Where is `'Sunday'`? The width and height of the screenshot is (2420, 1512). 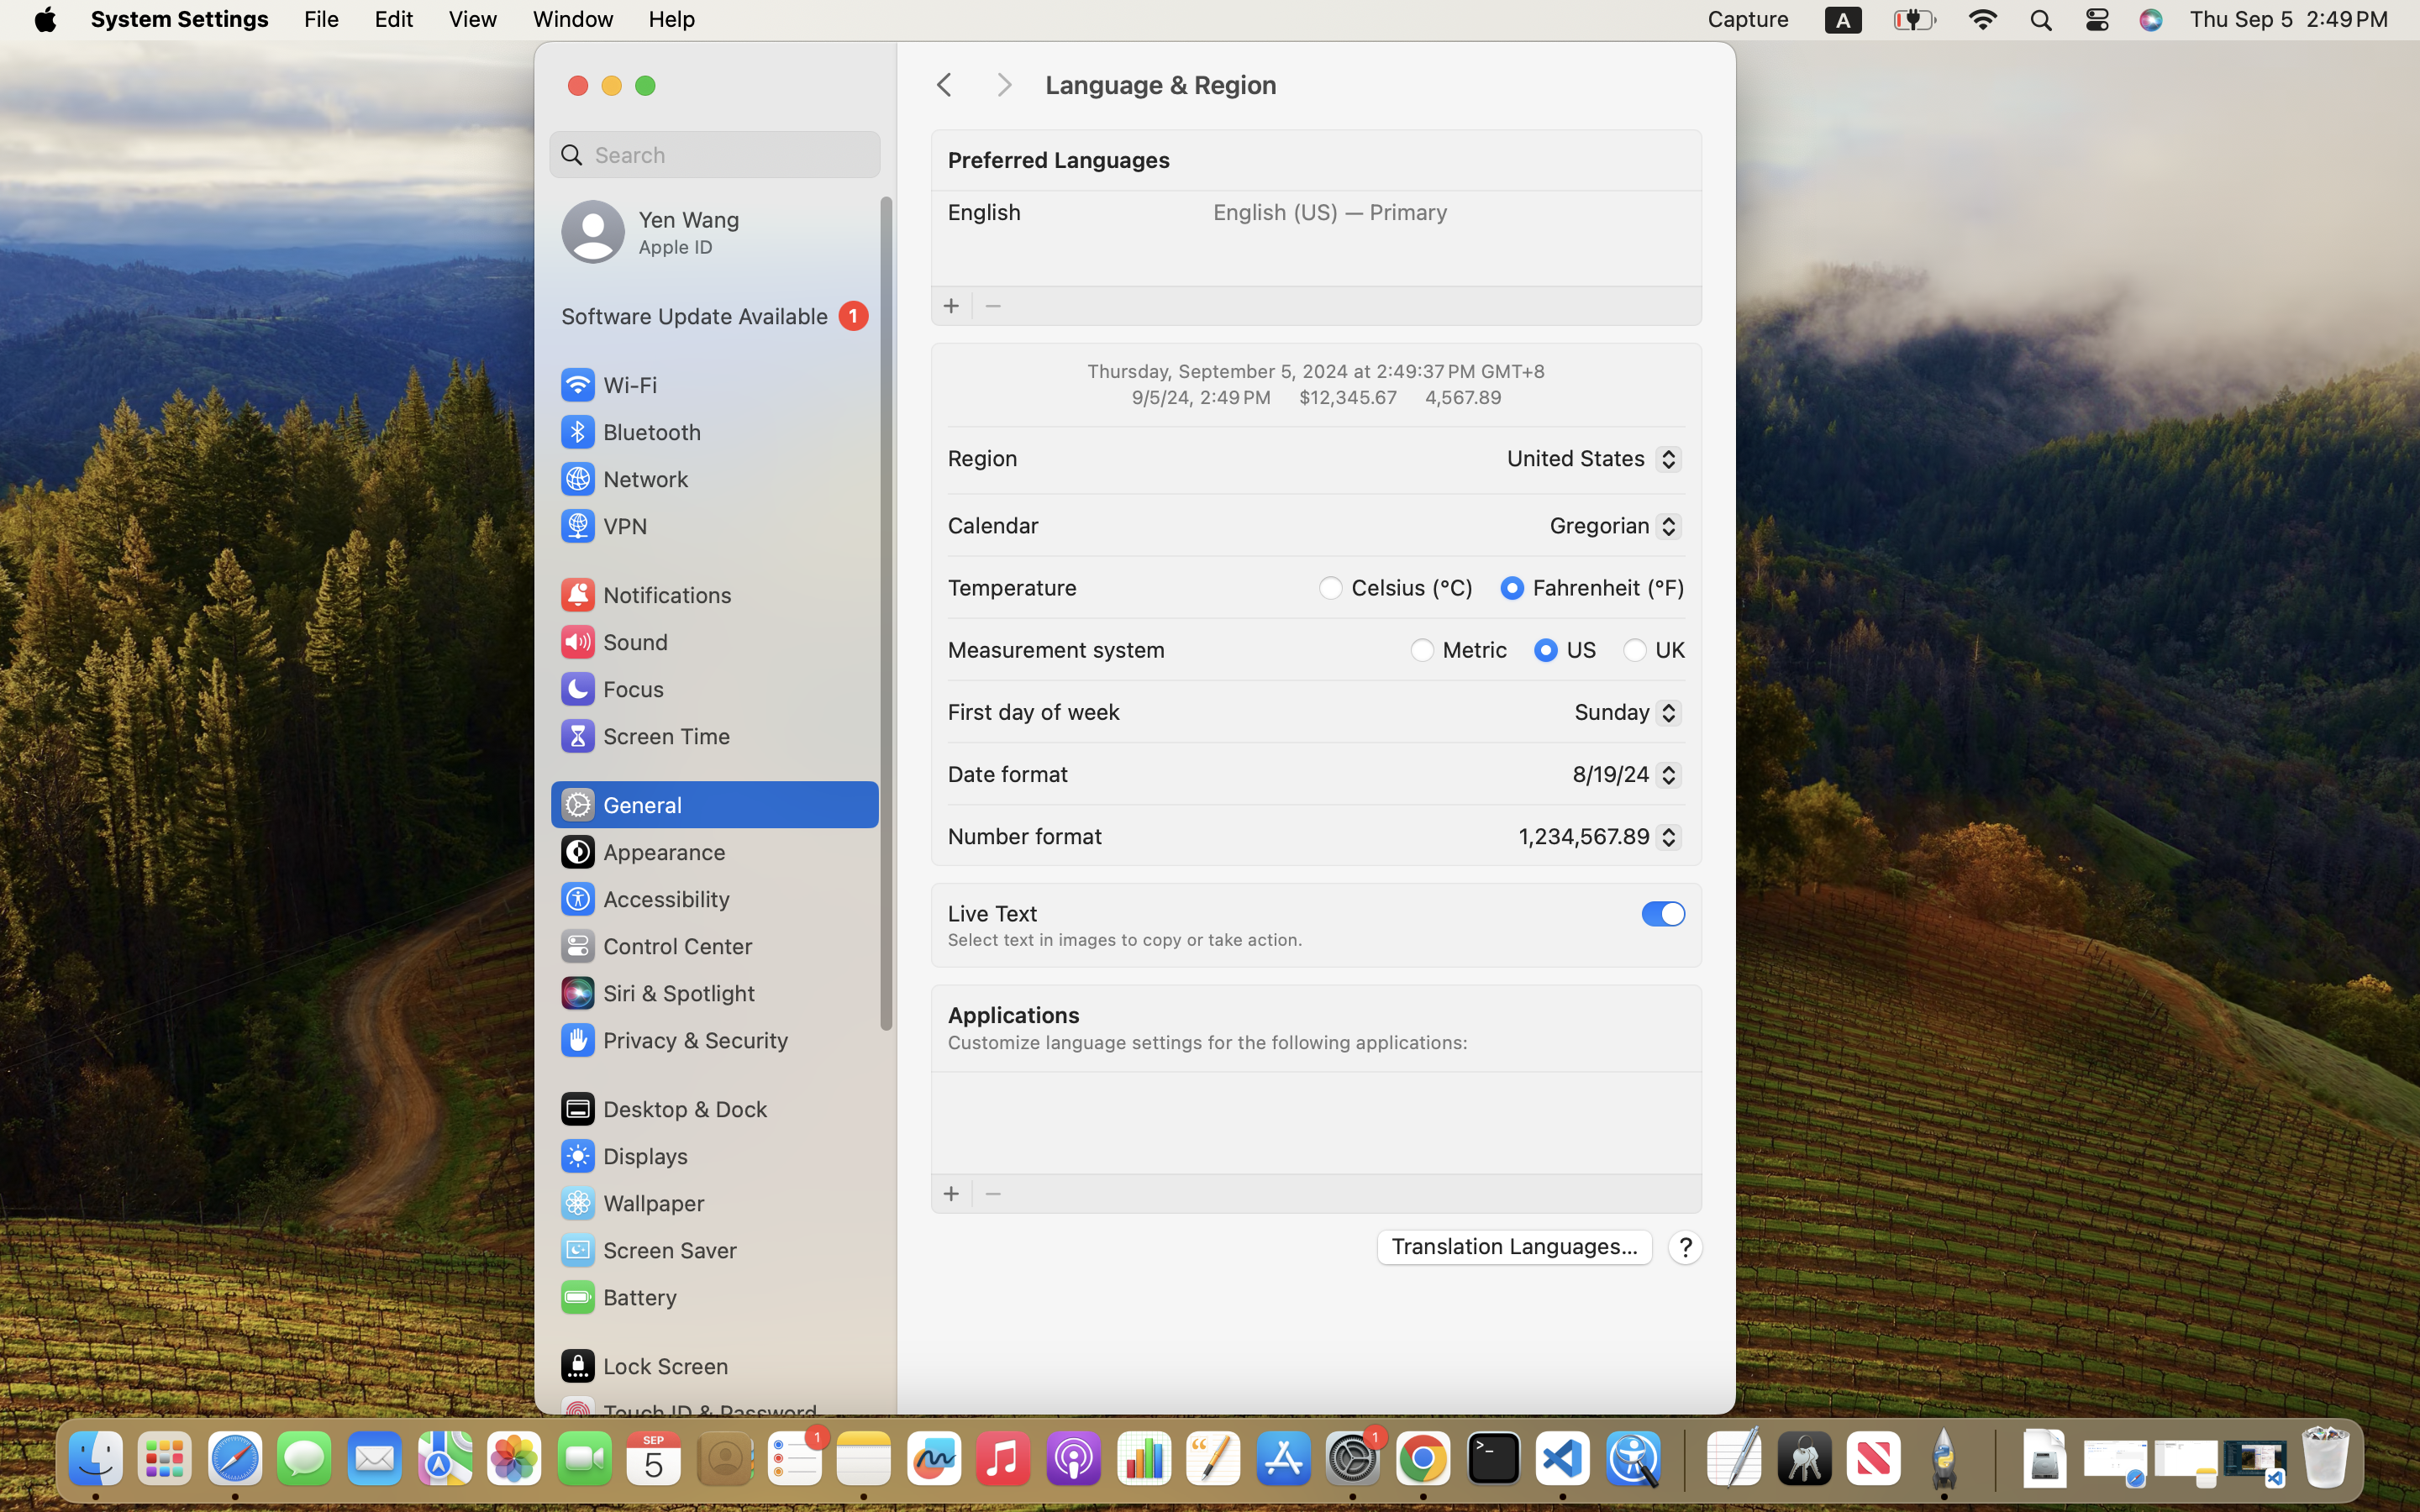
'Sunday' is located at coordinates (1621, 714).